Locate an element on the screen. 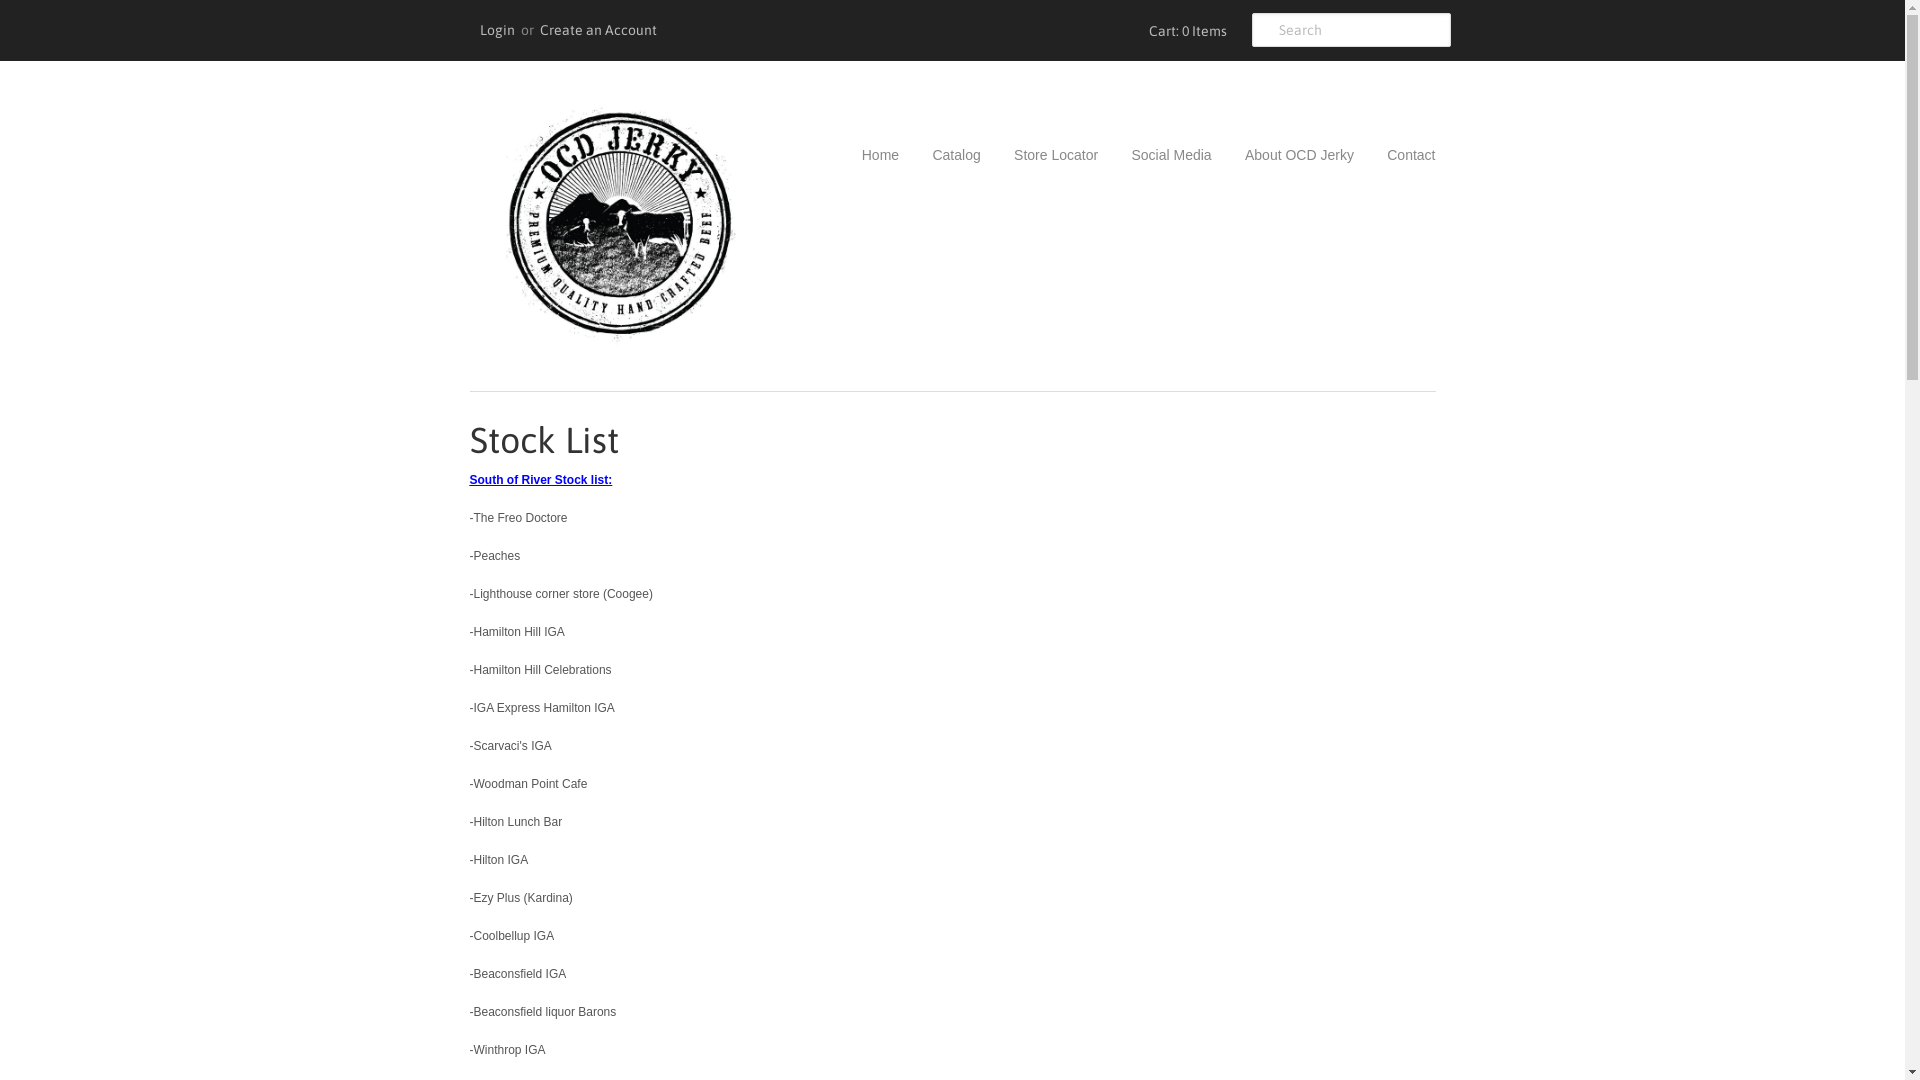 The width and height of the screenshot is (1920, 1080). 'Cart: 0 Items' is located at coordinates (1142, 30).